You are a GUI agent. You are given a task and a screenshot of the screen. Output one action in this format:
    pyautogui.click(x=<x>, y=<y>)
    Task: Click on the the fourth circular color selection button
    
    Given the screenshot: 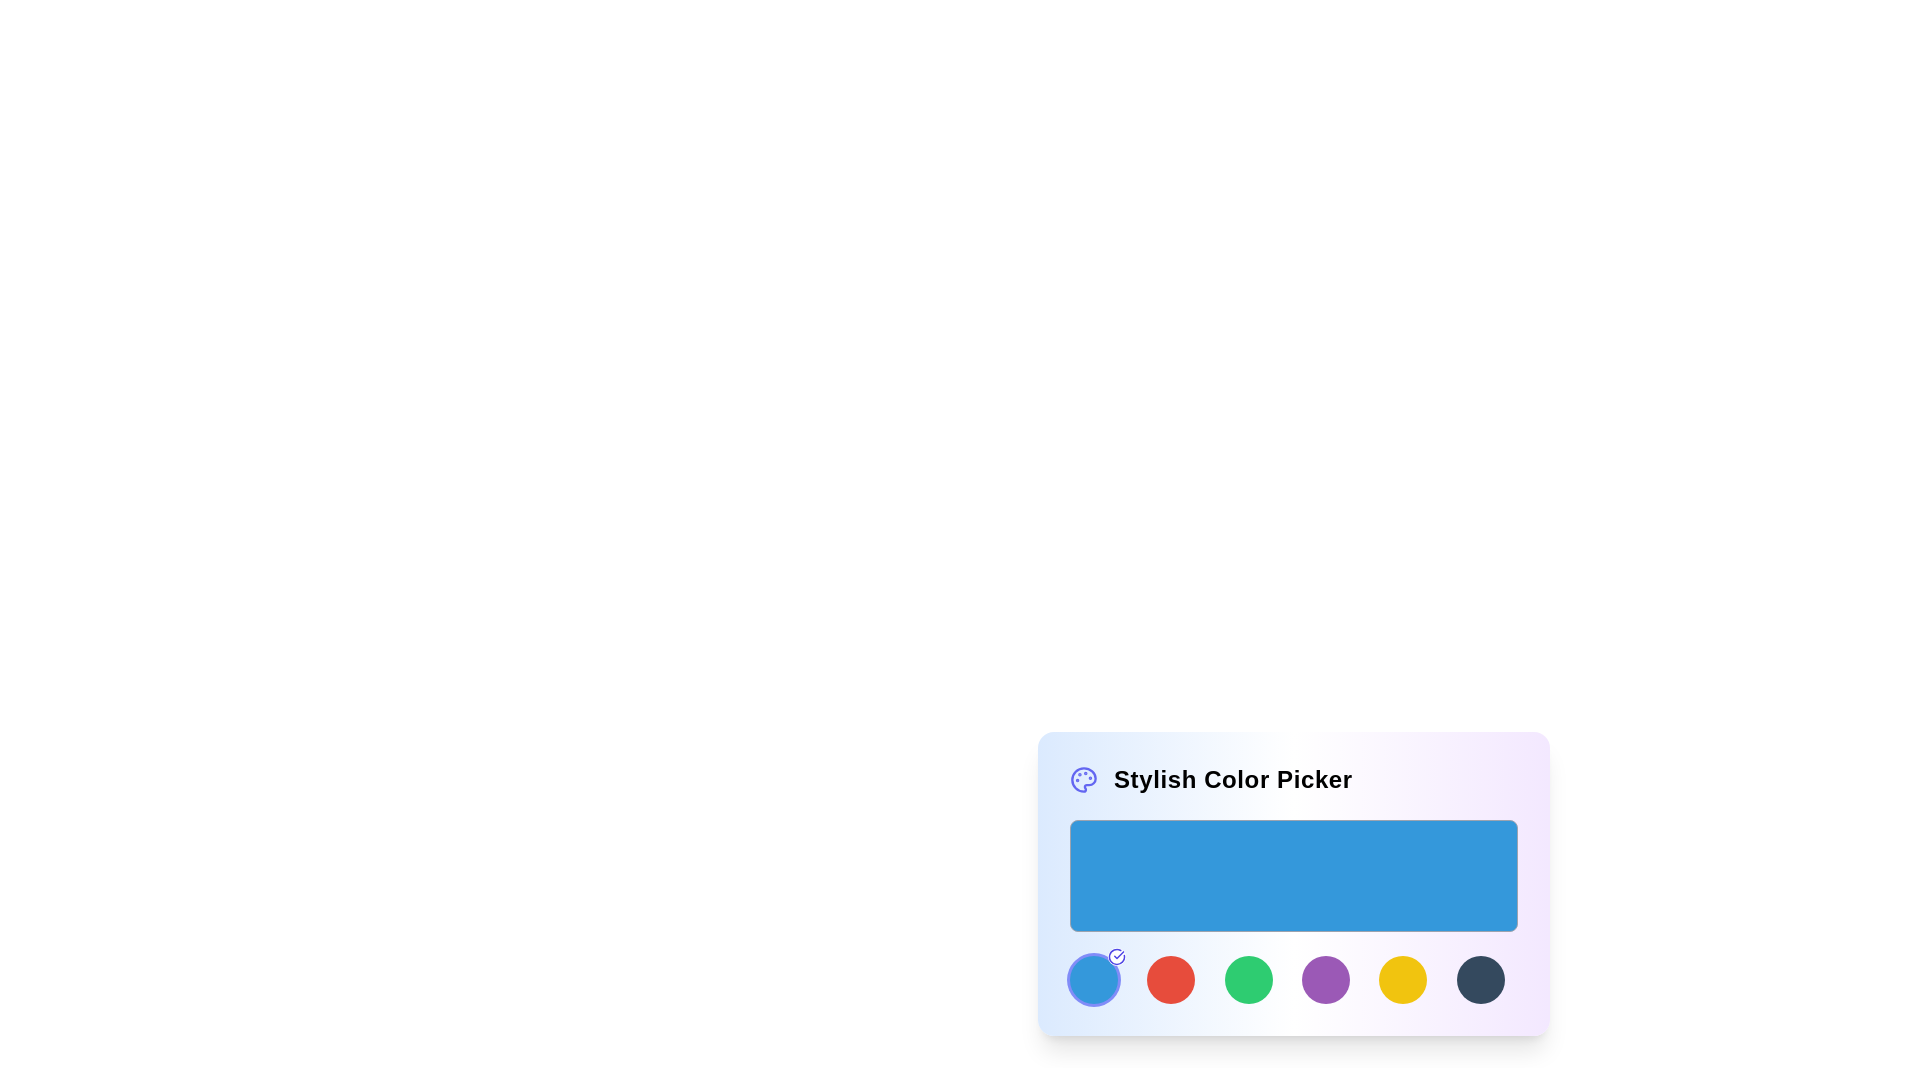 What is the action you would take?
    pyautogui.click(x=1247, y=978)
    